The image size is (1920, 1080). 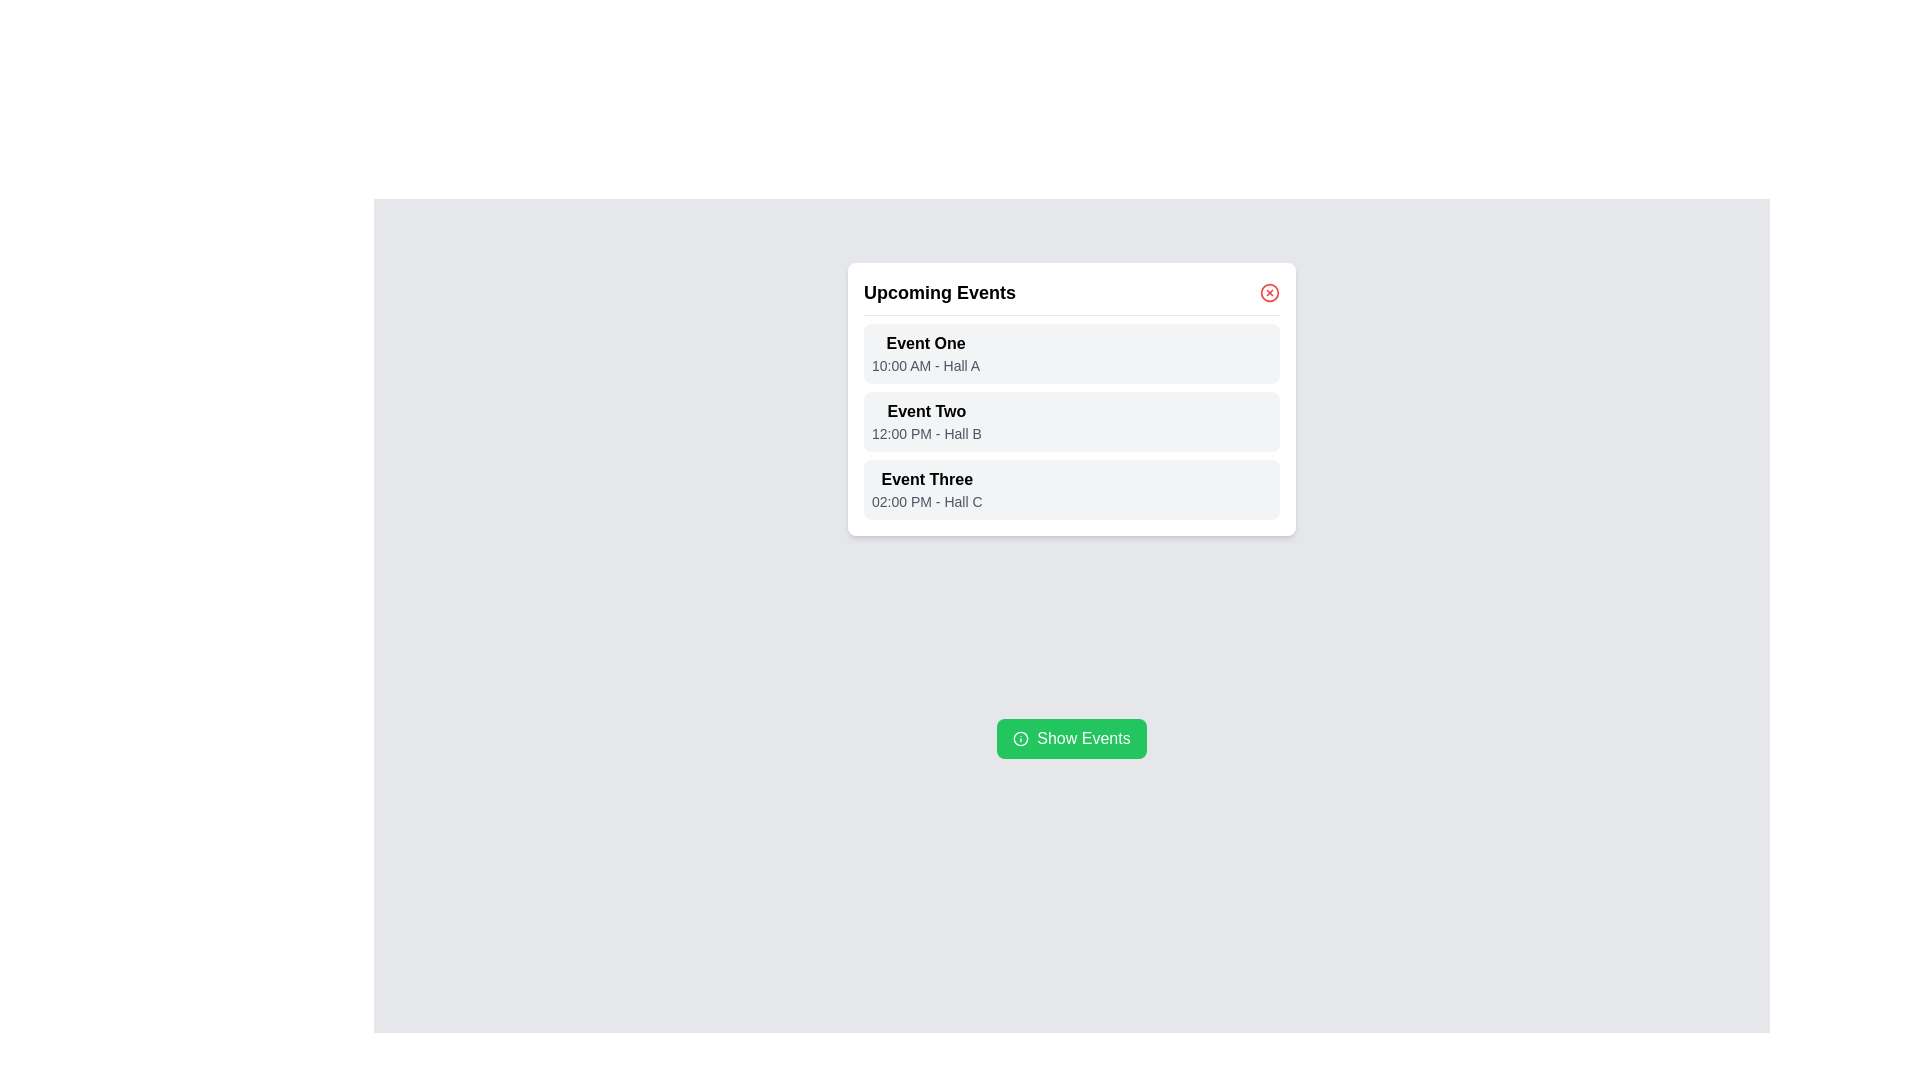 I want to click on the first event item in the 'Upcoming Events' list, which displays 'Event One' and '10:00 AM - Hall A', so click(x=1070, y=353).